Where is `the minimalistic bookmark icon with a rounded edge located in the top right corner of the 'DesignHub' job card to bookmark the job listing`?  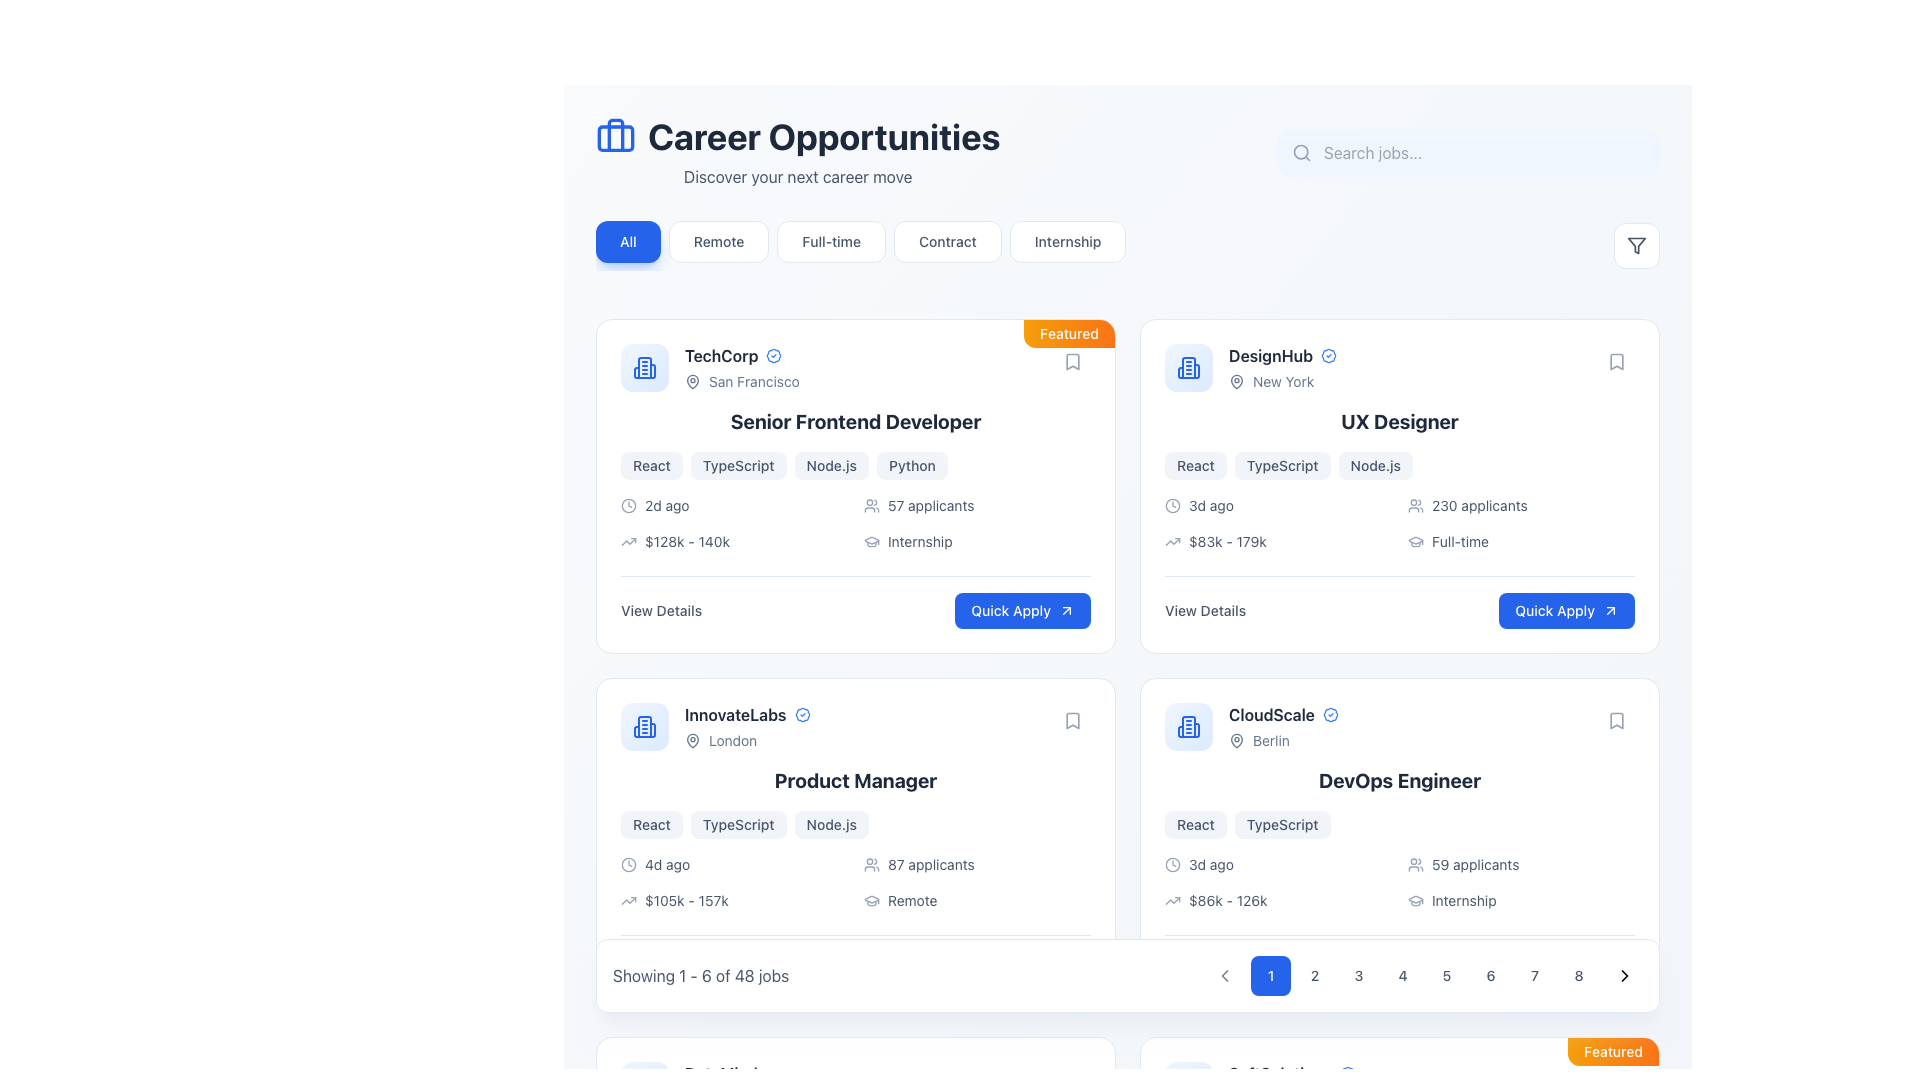 the minimalistic bookmark icon with a rounded edge located in the top right corner of the 'DesignHub' job card to bookmark the job listing is located at coordinates (1617, 362).